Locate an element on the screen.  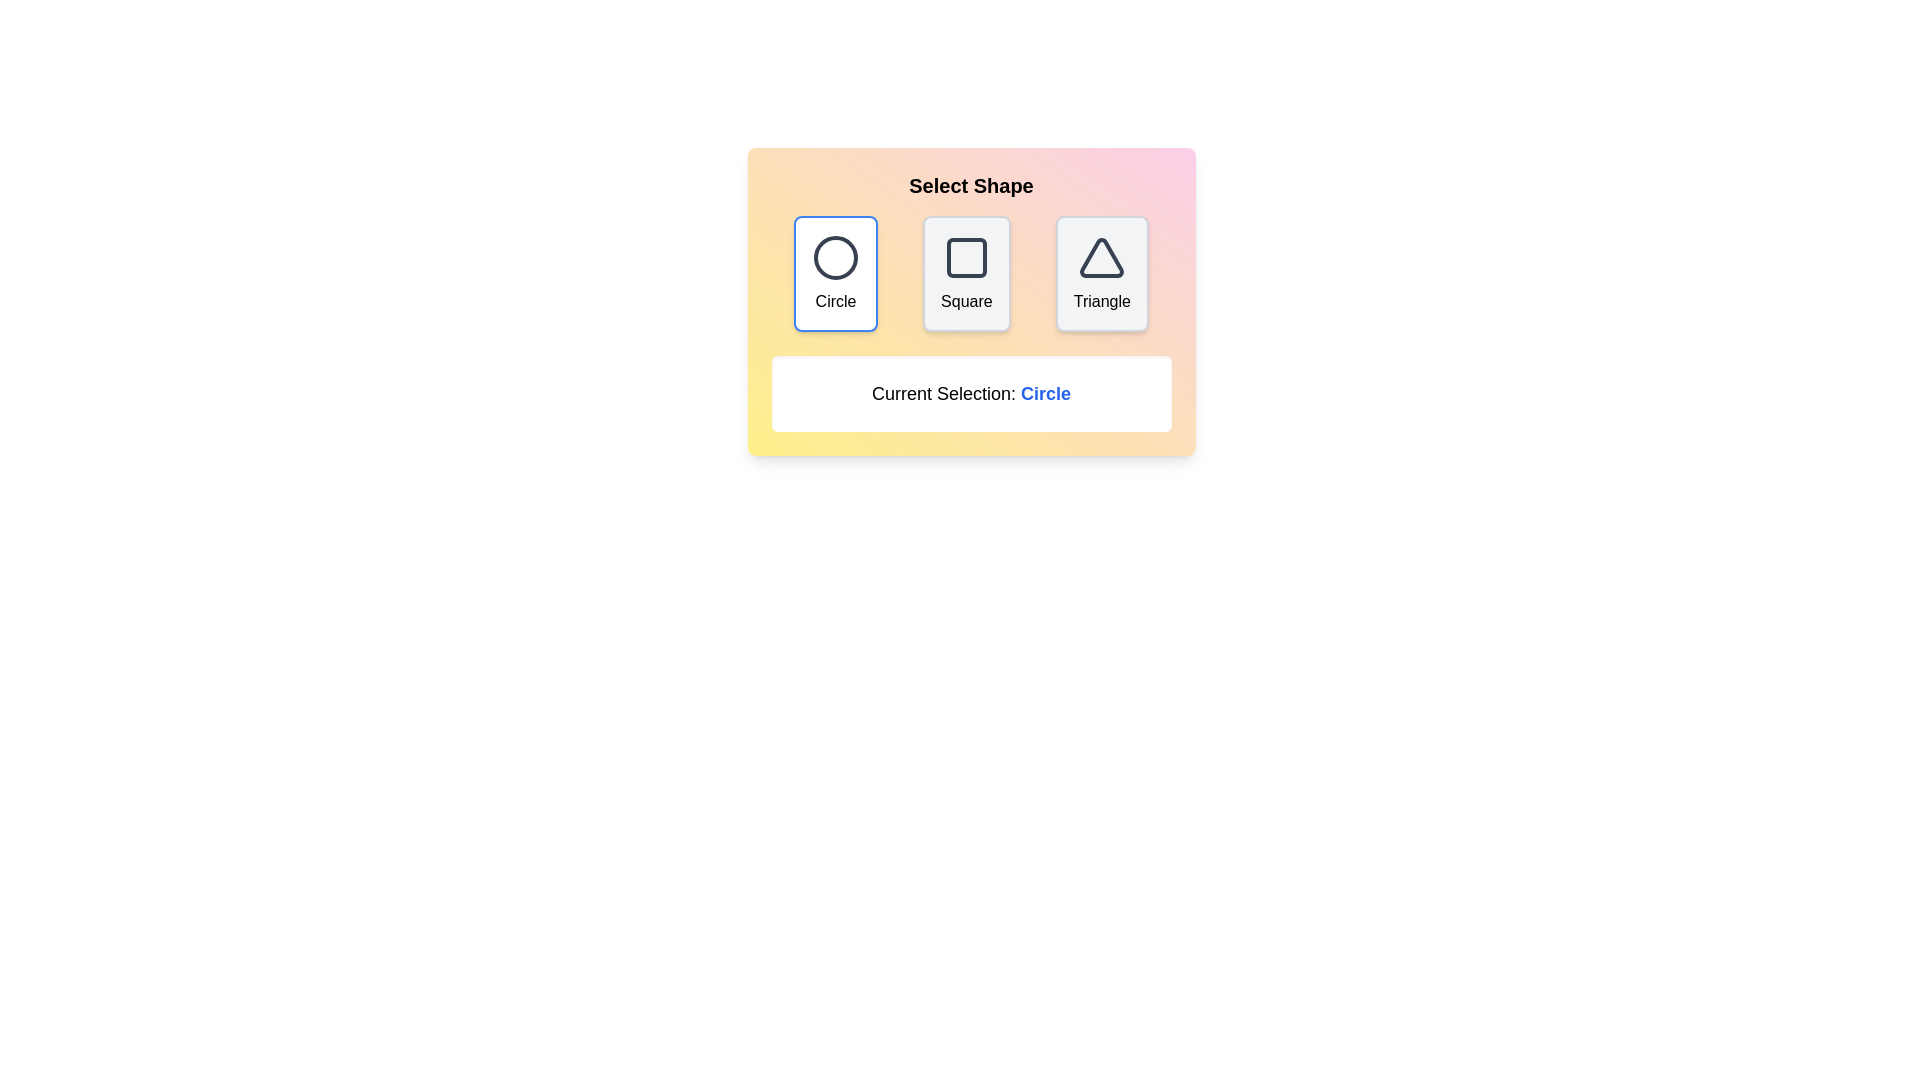
the Square button to observe hover effects is located at coordinates (966, 273).